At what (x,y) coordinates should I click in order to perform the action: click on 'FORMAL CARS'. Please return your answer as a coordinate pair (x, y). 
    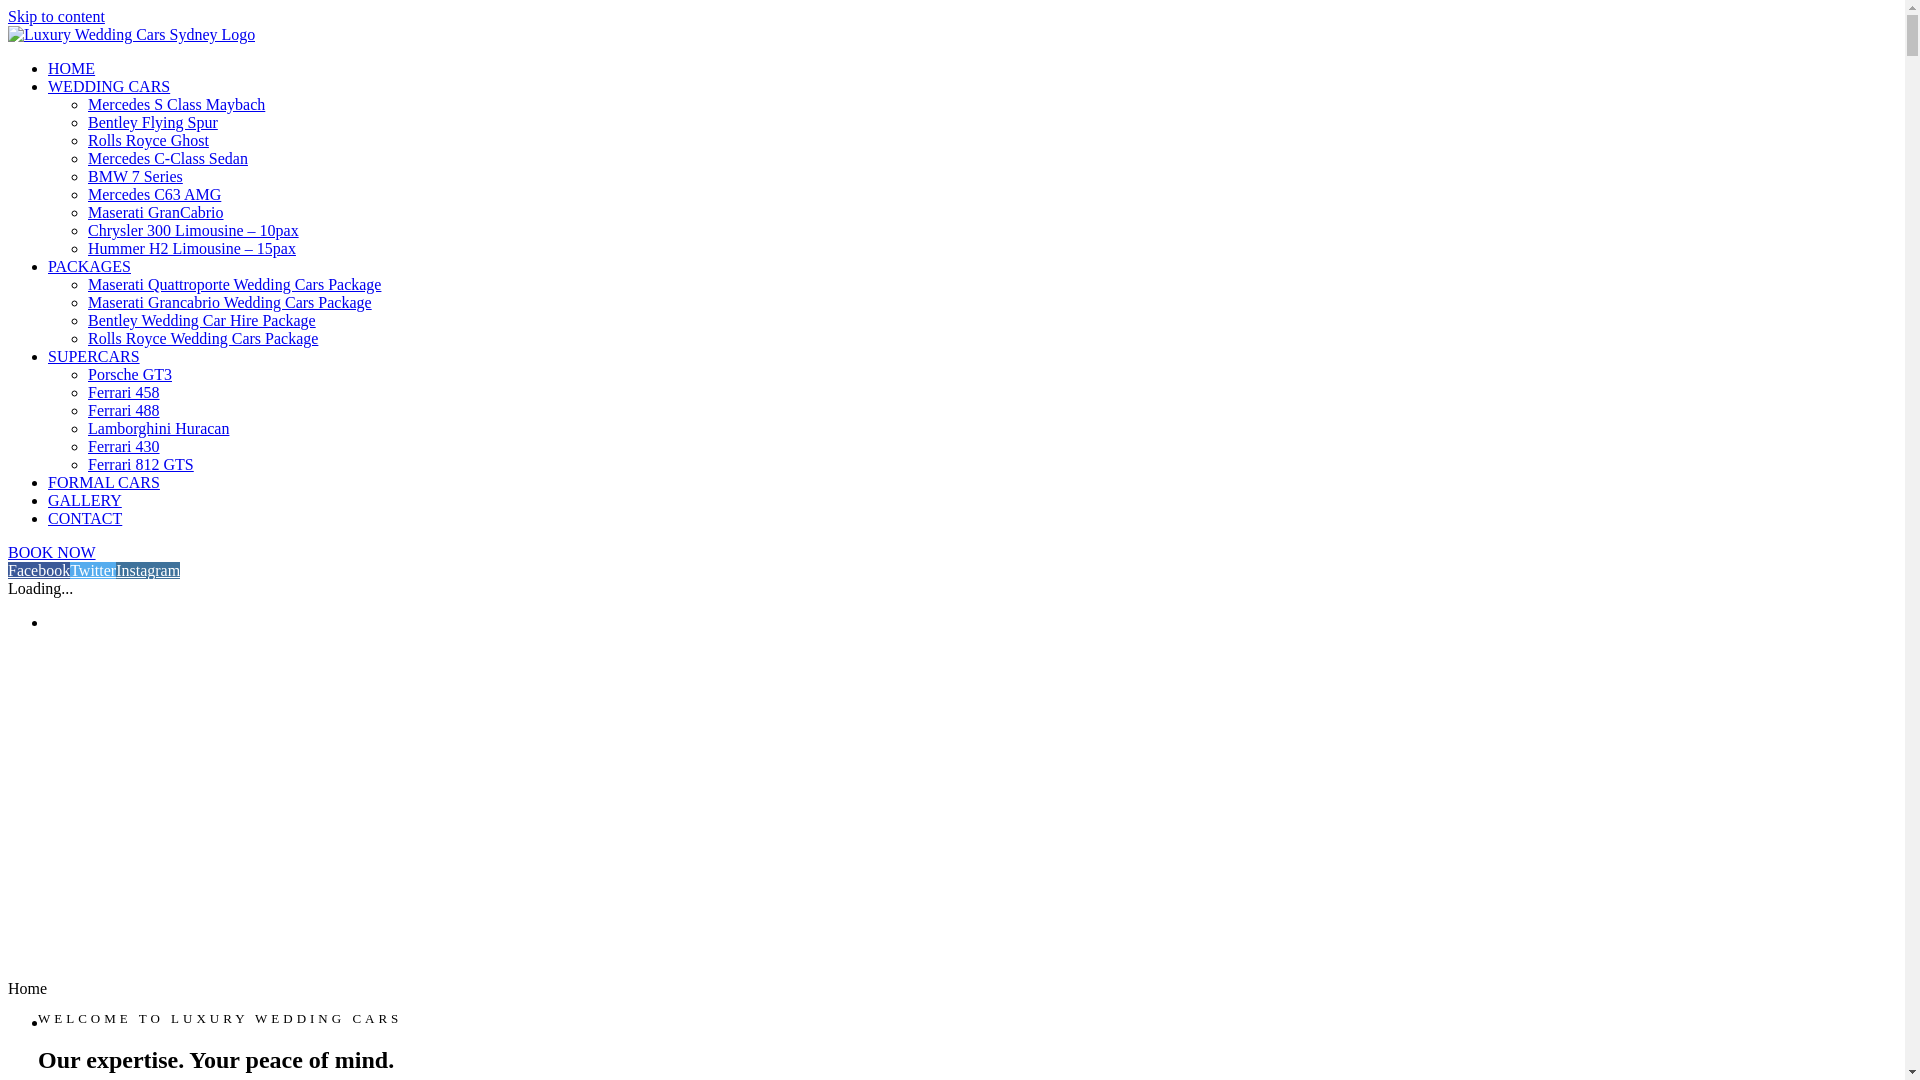
    Looking at the image, I should click on (103, 482).